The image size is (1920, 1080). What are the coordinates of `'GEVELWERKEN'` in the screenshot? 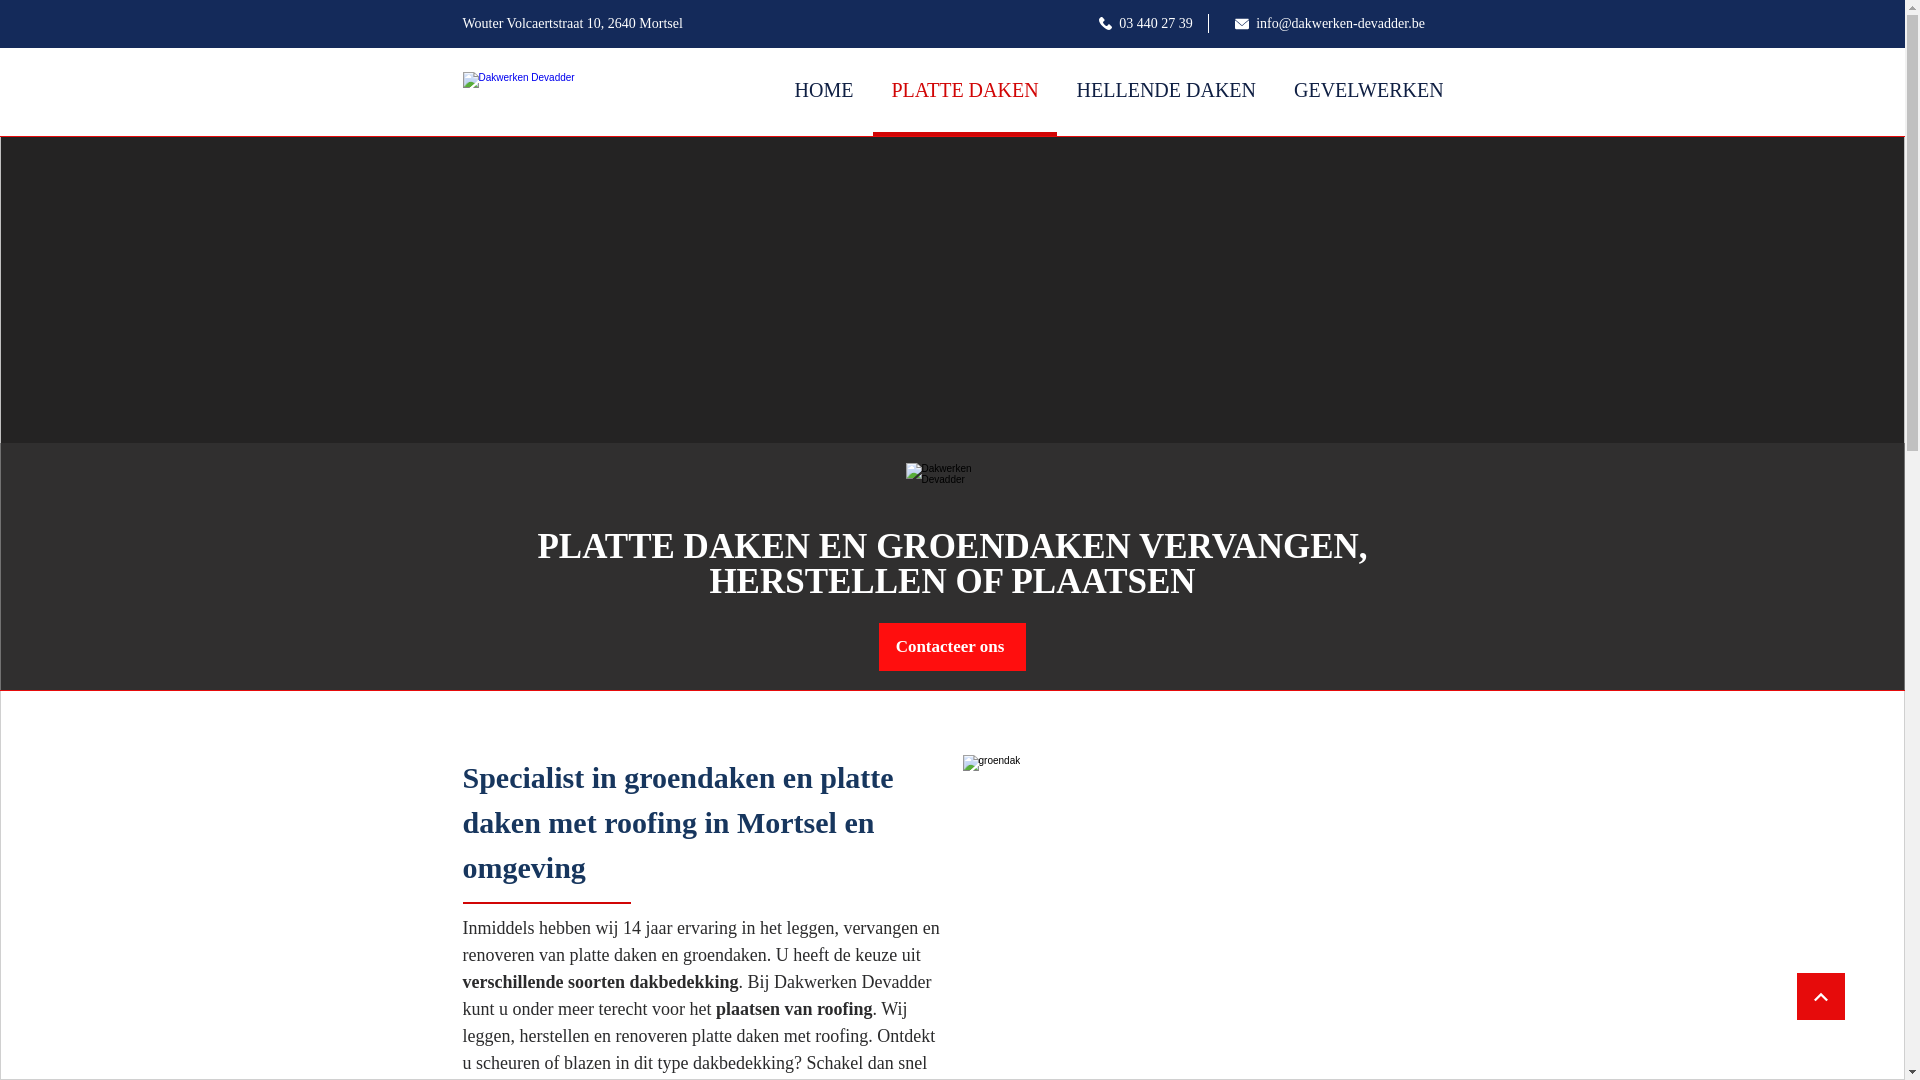 It's located at (1275, 92).